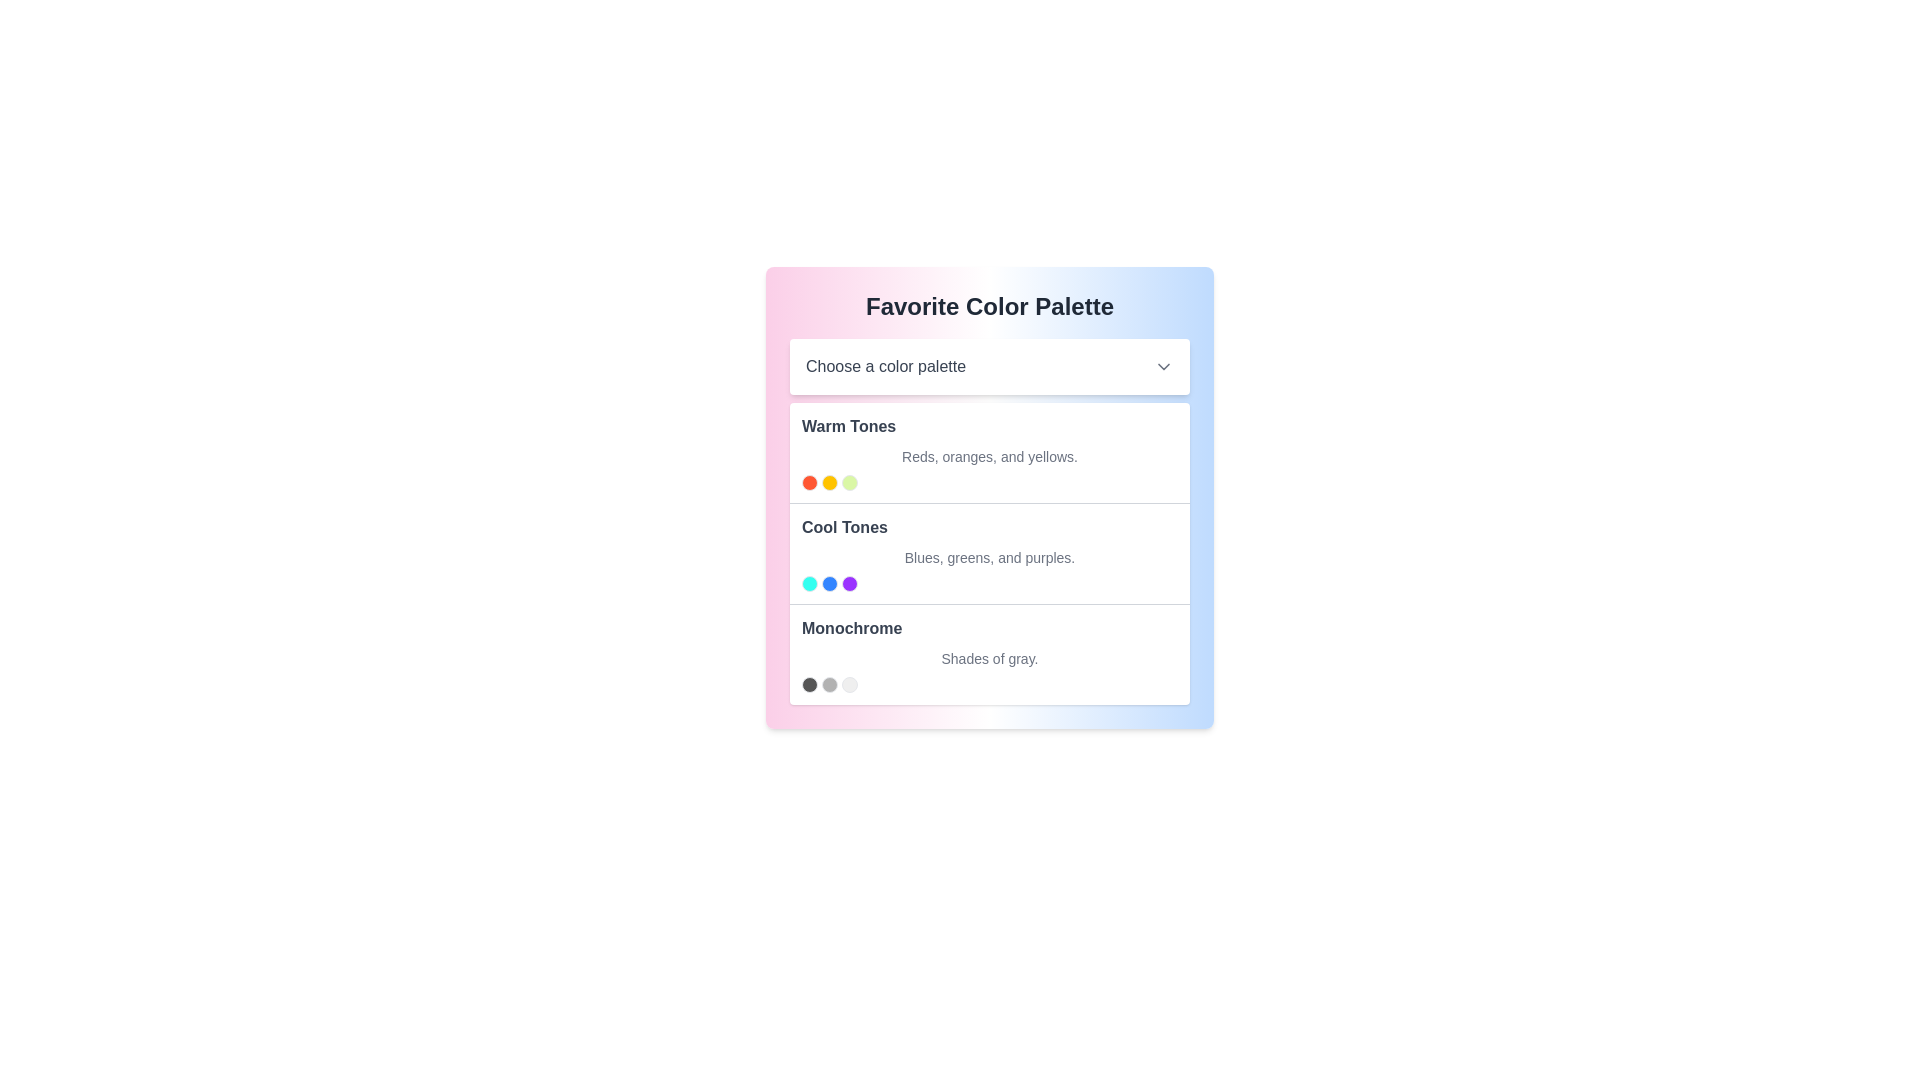 The image size is (1920, 1080). What do you see at coordinates (852, 627) in the screenshot?
I see `the text label for the monochrome color theme option, located in the bottom section of the list within the color palette selection panel under 'Cool Tones'` at bounding box center [852, 627].